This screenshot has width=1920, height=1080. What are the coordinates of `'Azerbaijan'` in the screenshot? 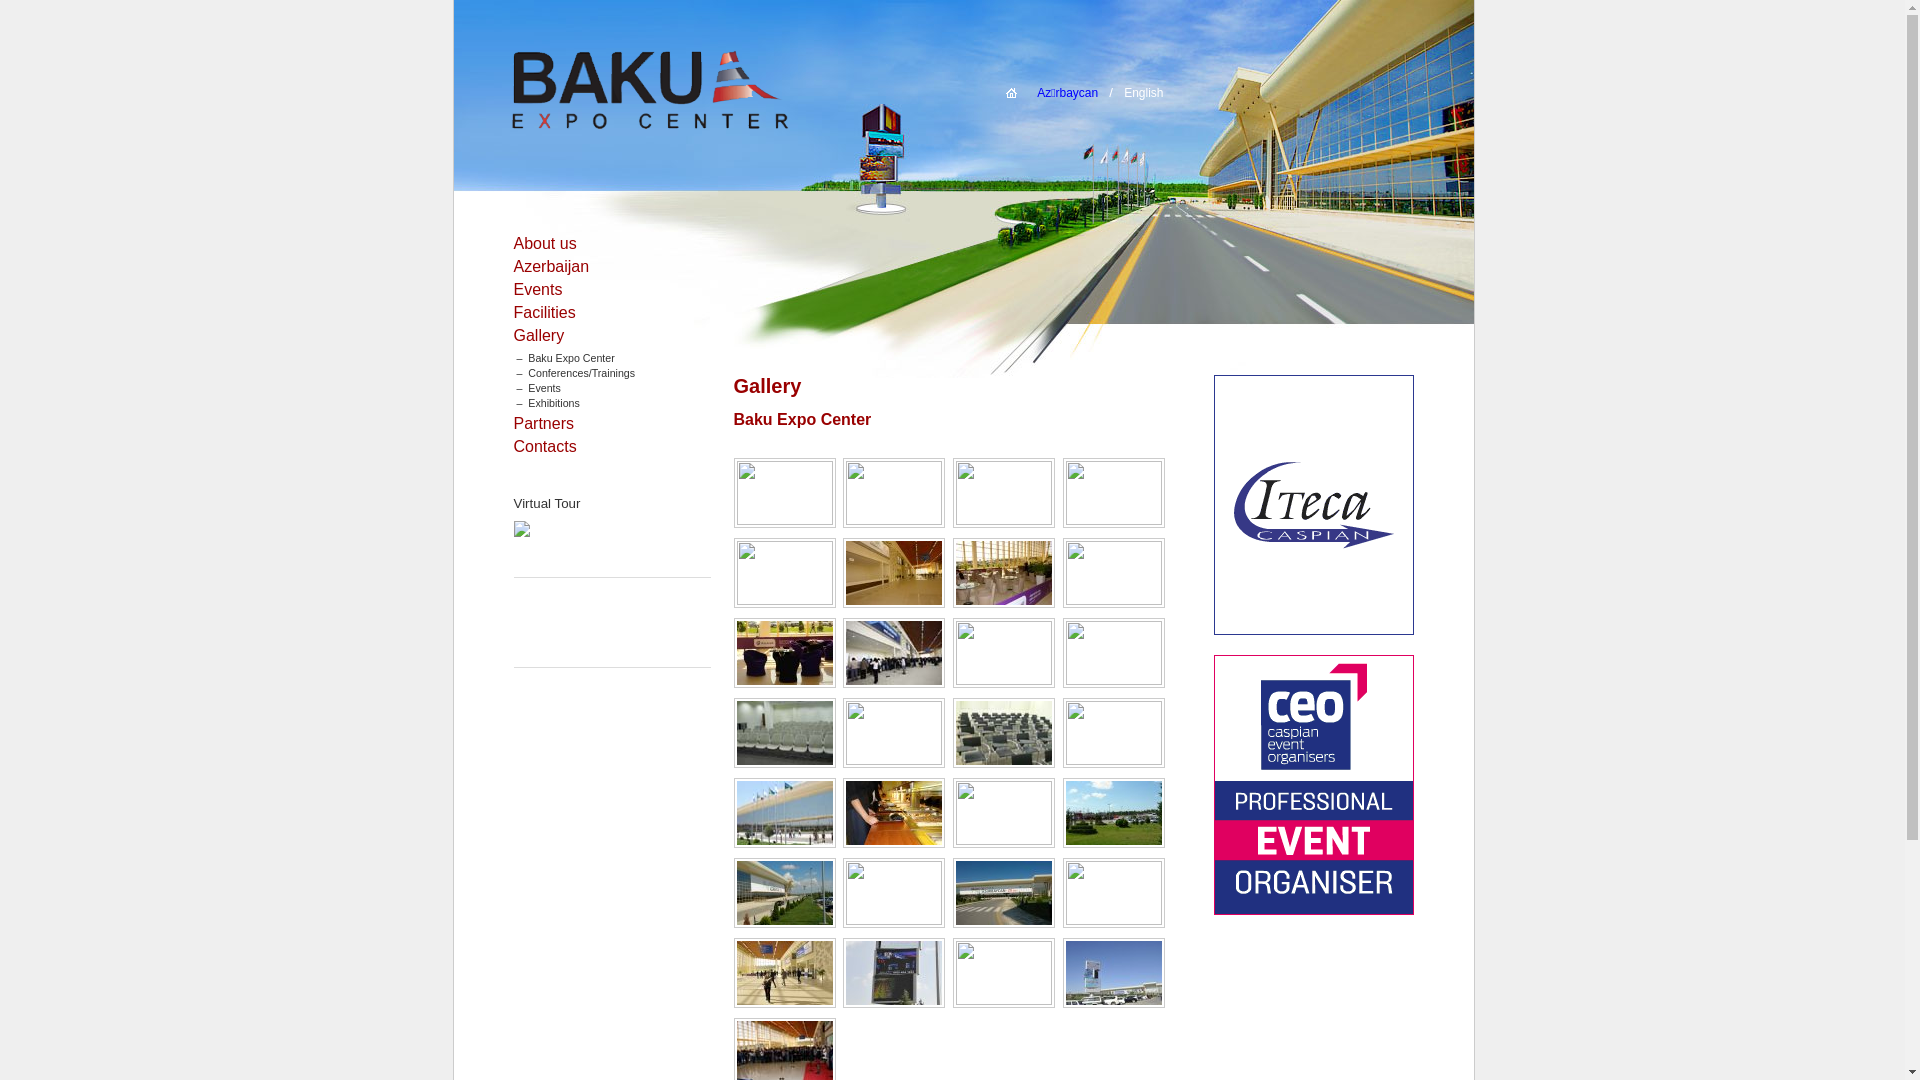 It's located at (552, 265).